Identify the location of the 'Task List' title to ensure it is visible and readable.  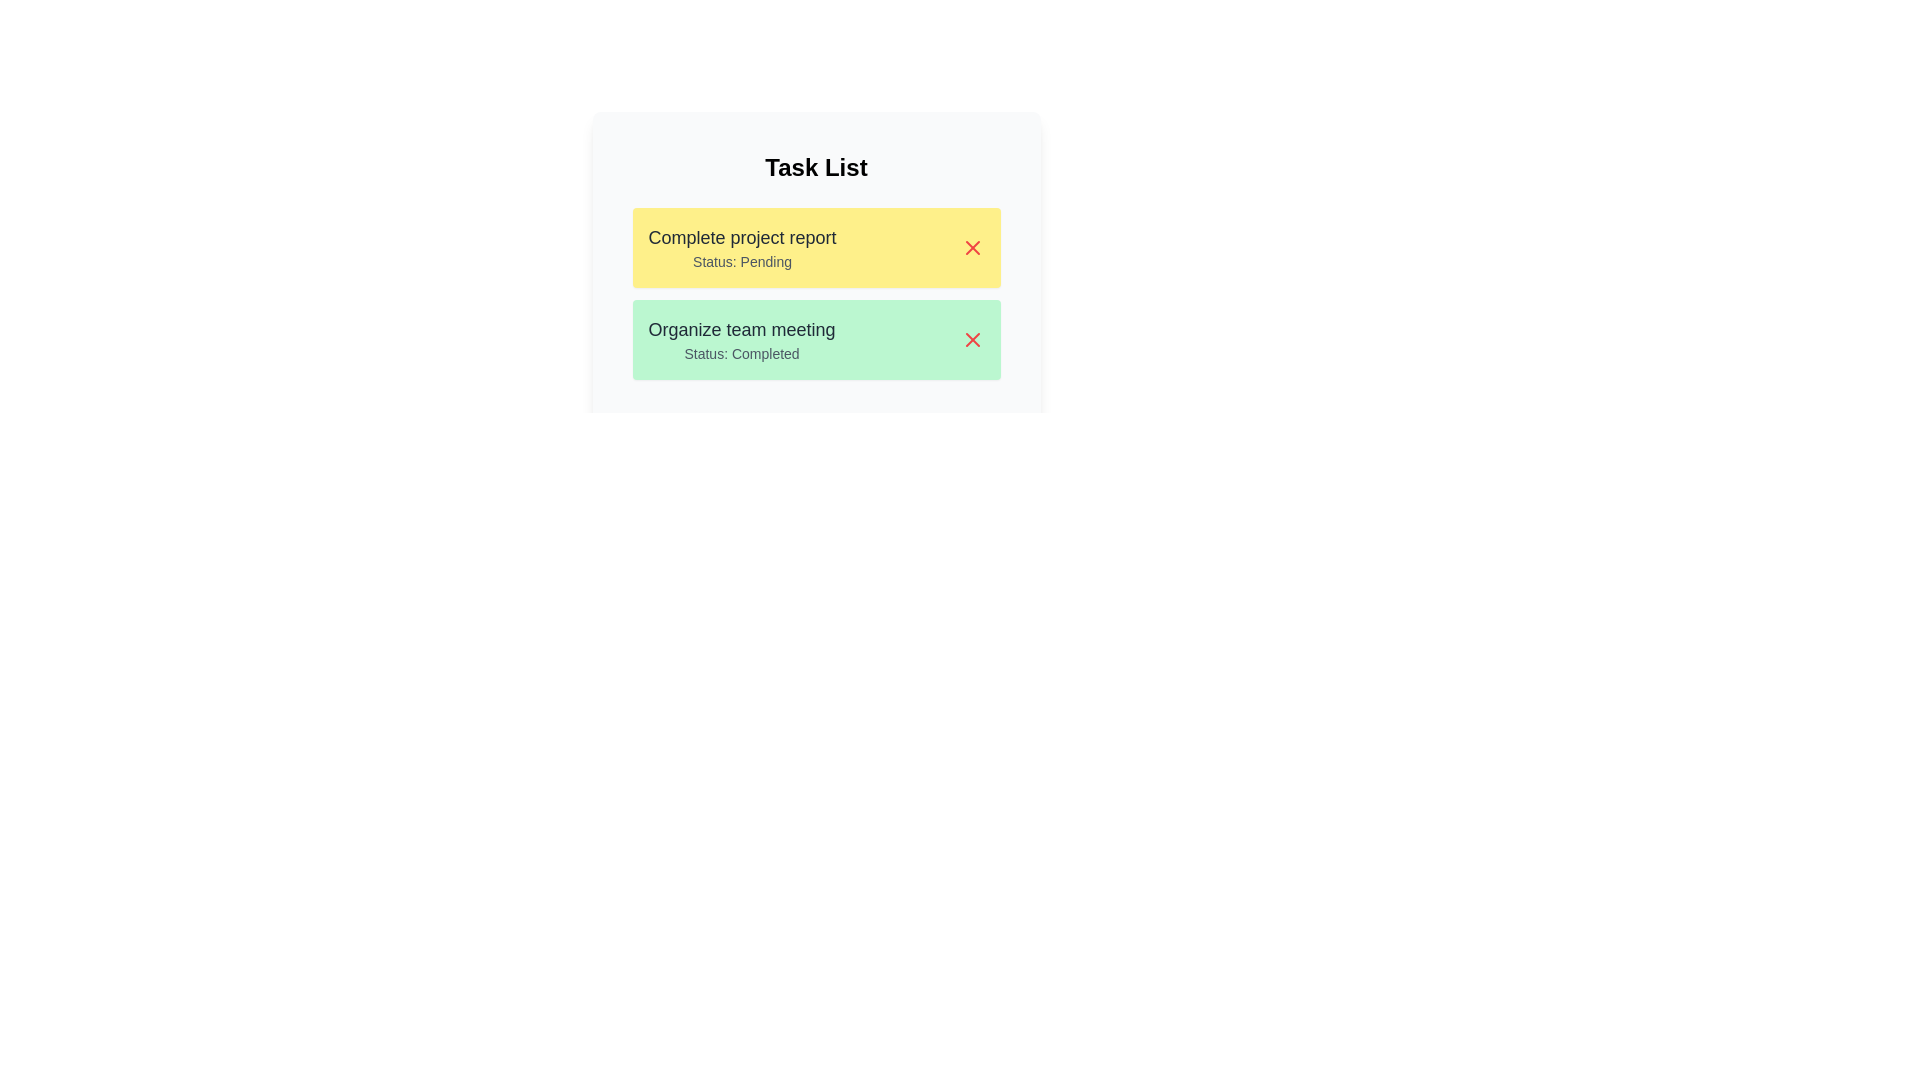
(816, 167).